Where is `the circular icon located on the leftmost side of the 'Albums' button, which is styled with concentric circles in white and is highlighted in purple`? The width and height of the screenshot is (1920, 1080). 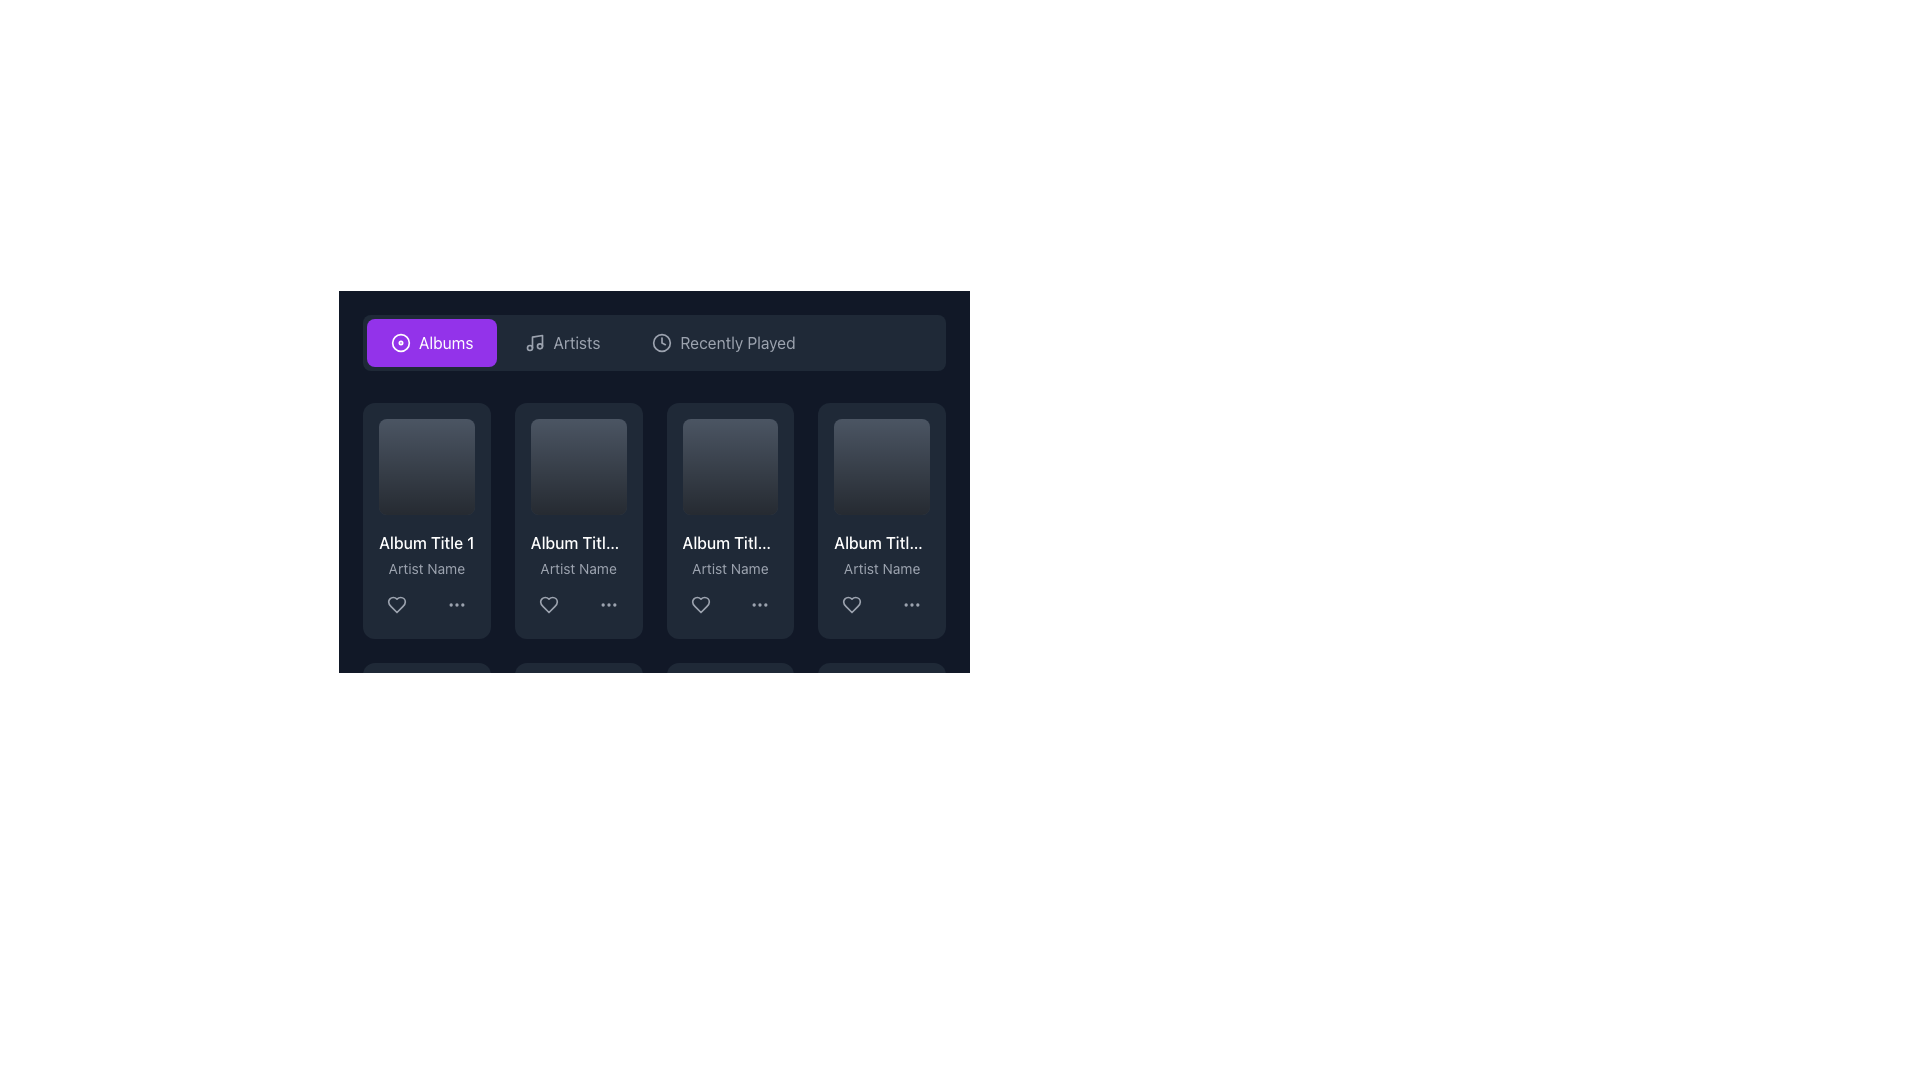
the circular icon located on the leftmost side of the 'Albums' button, which is styled with concentric circles in white and is highlighted in purple is located at coordinates (400, 342).